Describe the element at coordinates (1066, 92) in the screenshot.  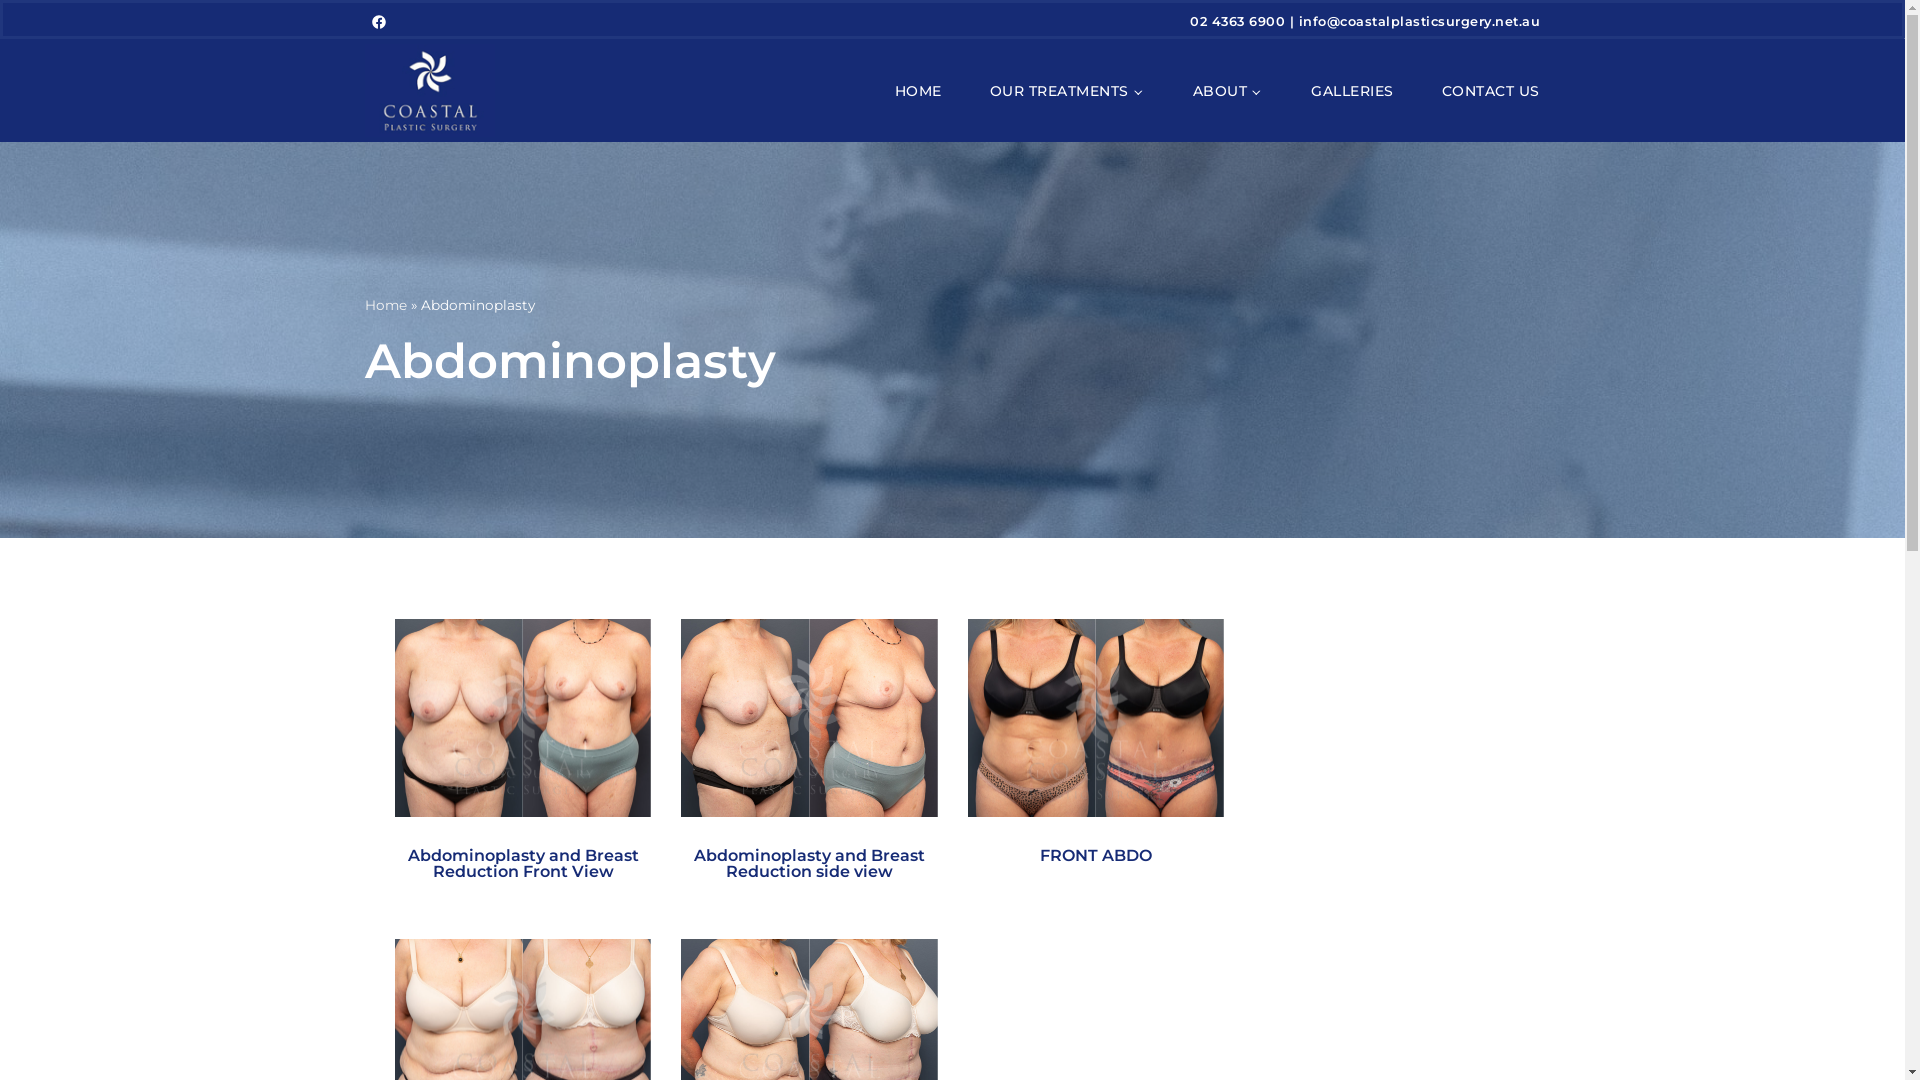
I see `'OUR TREATMENTS'` at that location.